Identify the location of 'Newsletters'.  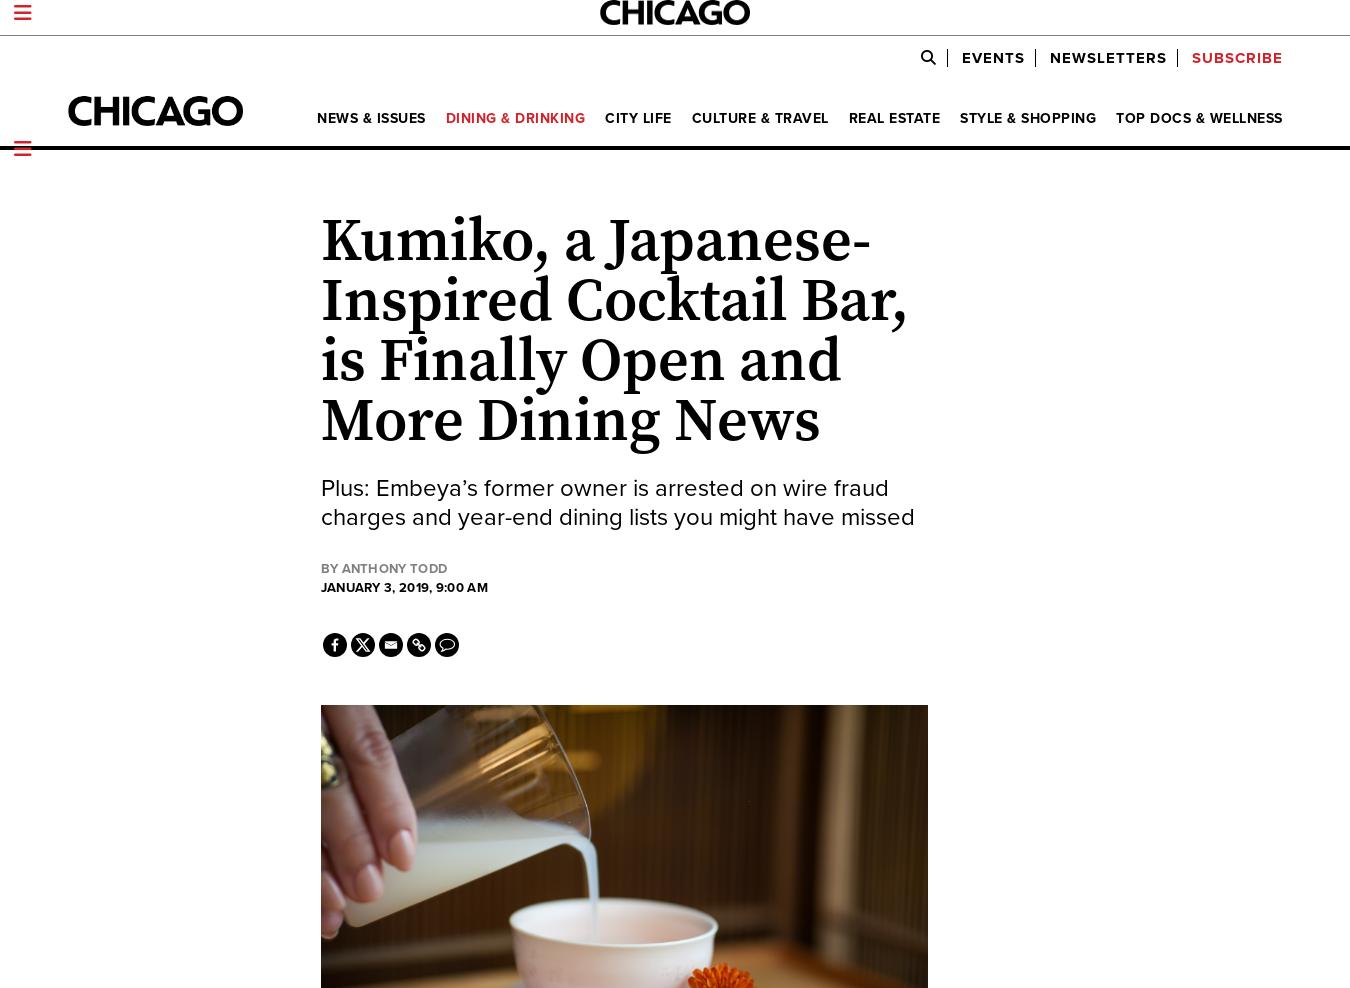
(1107, 56).